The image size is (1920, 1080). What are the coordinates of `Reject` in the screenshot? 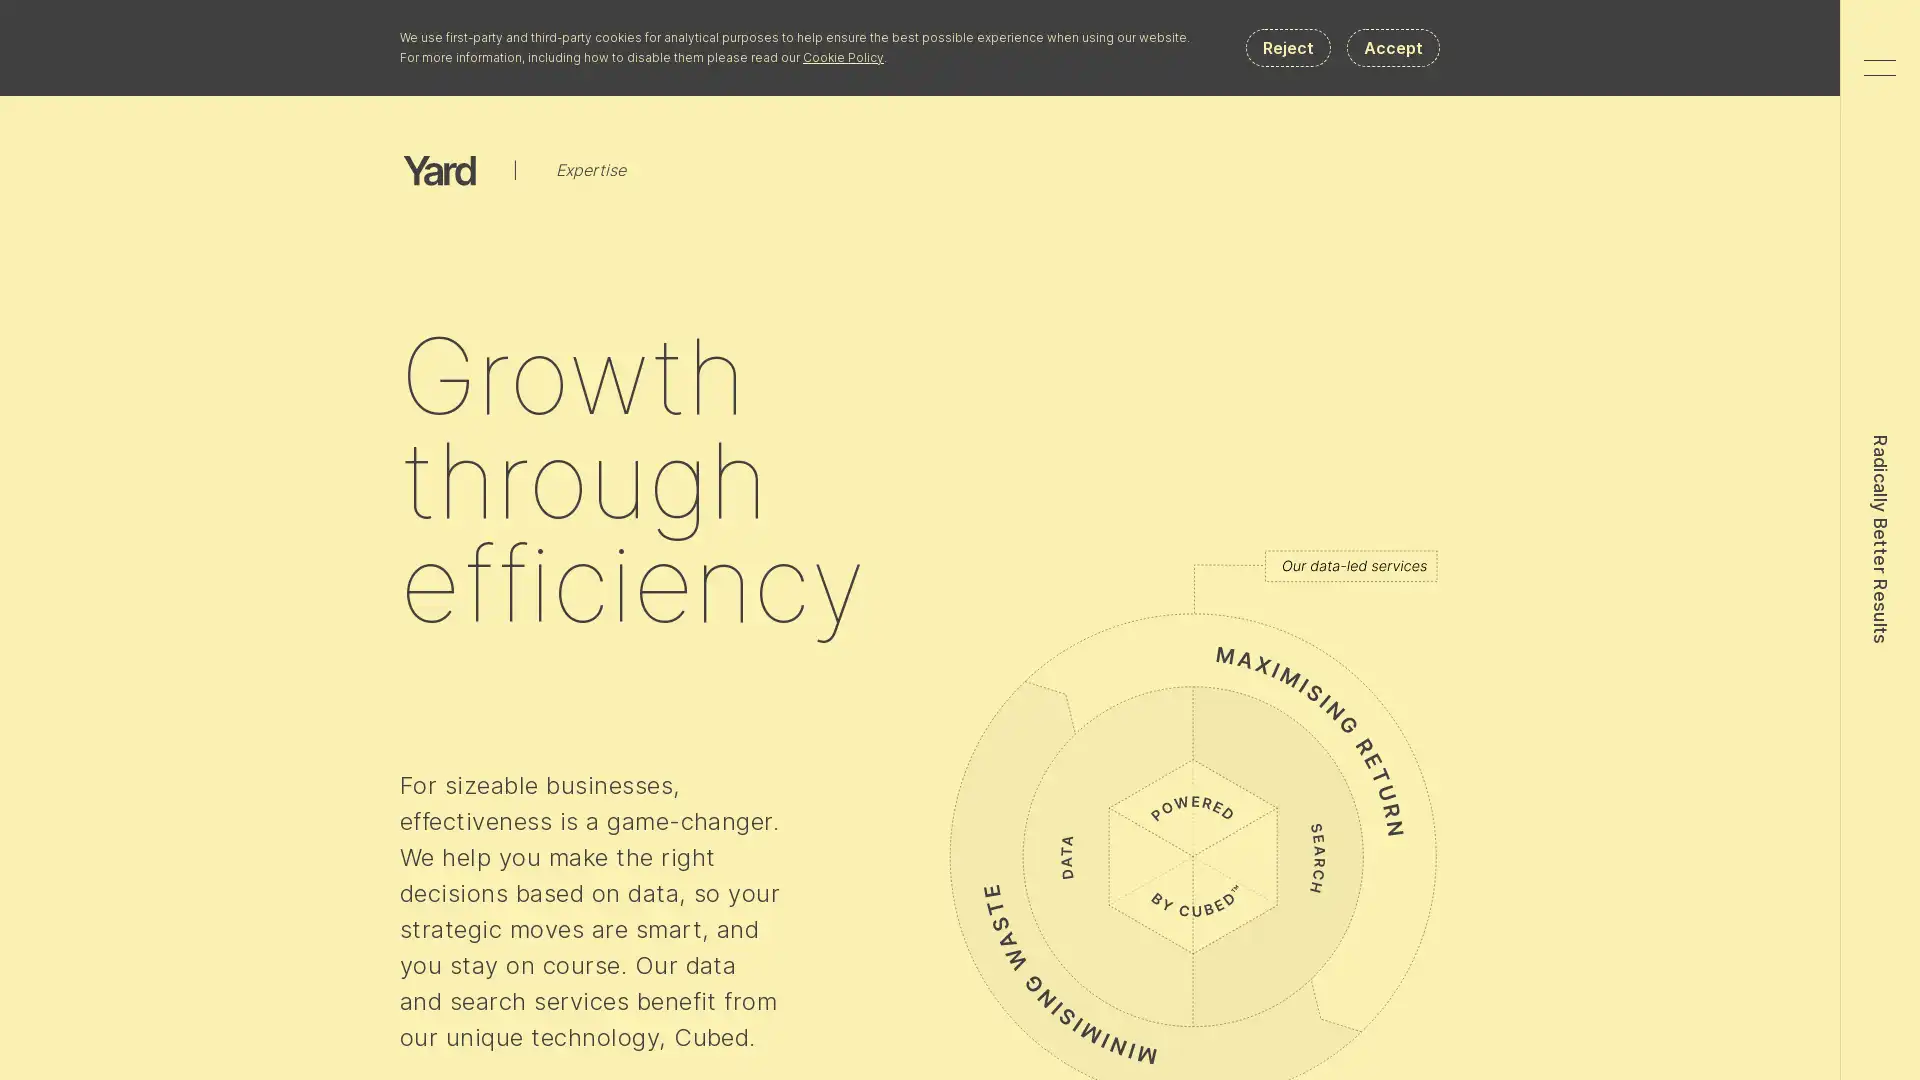 It's located at (1288, 46).